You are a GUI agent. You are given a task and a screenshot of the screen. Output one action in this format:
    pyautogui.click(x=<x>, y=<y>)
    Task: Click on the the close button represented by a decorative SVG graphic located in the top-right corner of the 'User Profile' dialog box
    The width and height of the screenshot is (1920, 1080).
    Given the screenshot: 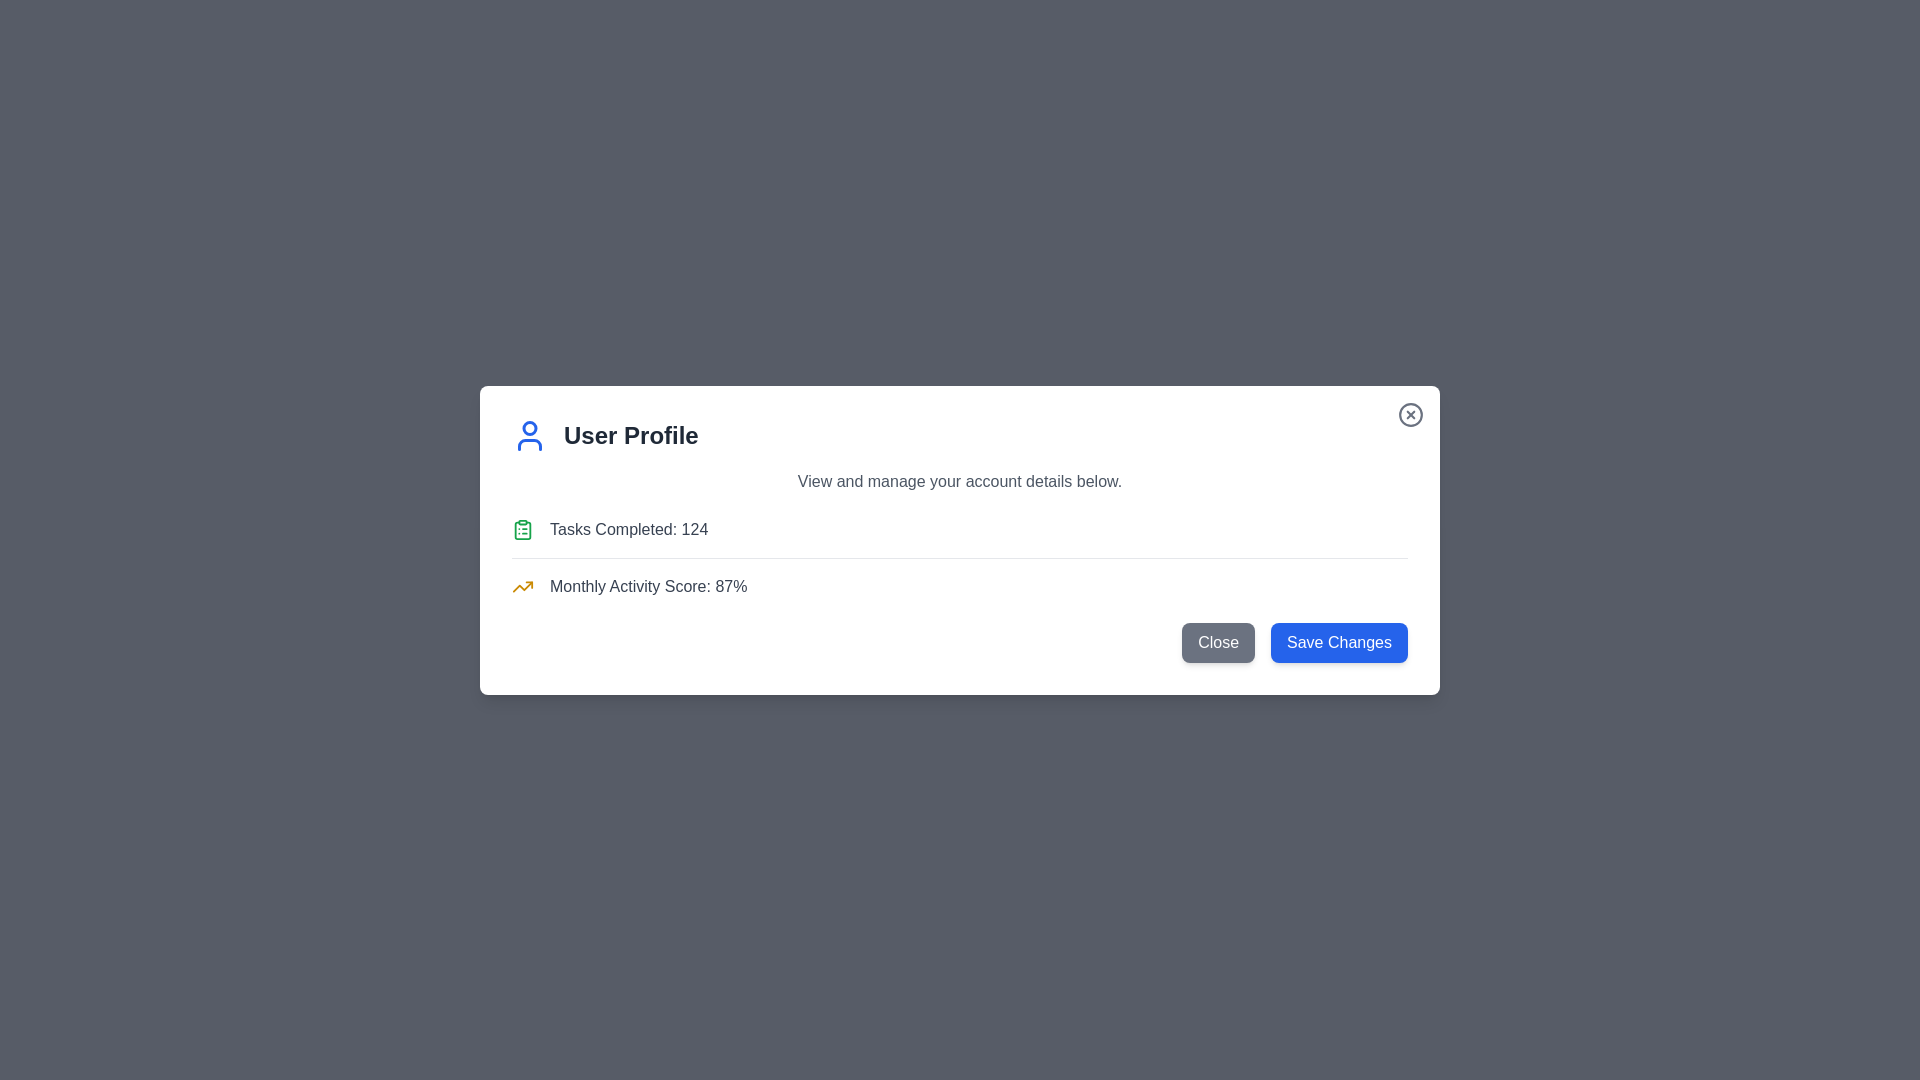 What is the action you would take?
    pyautogui.click(x=1410, y=413)
    